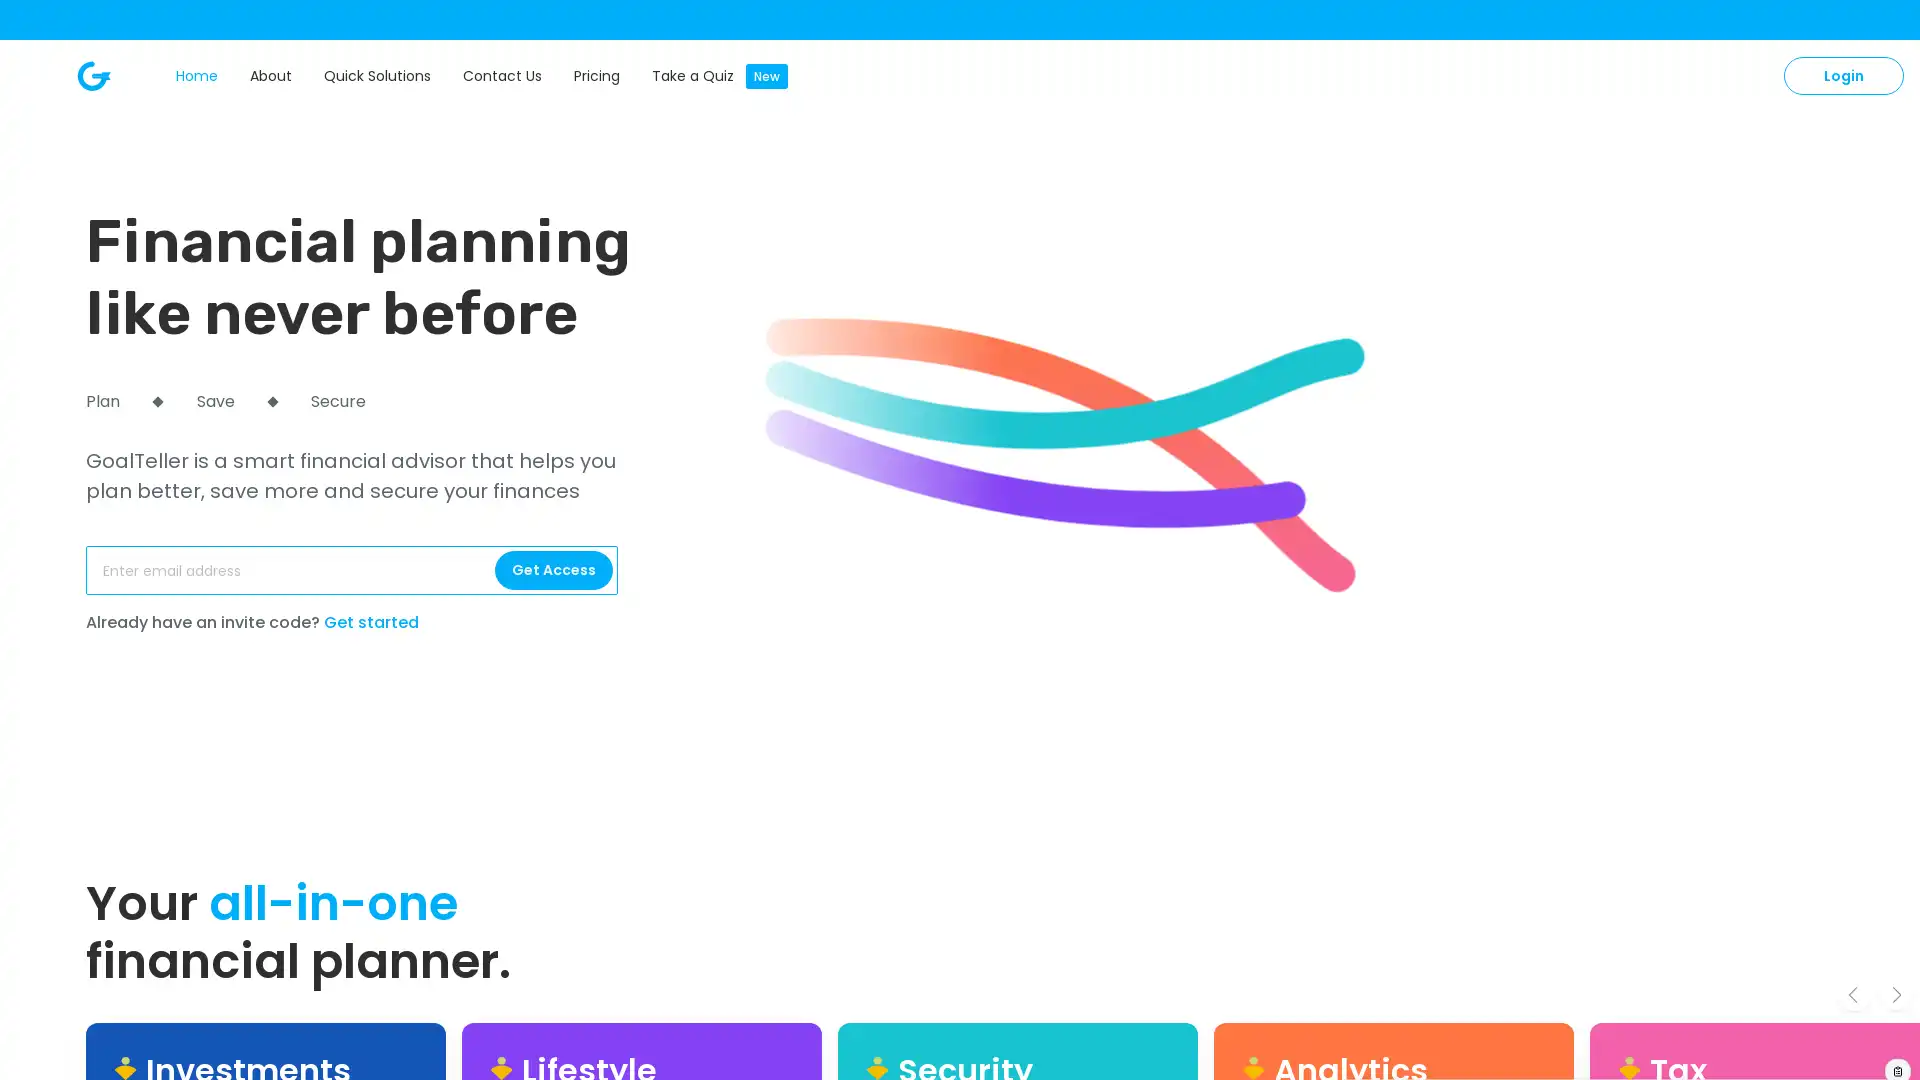 The height and width of the screenshot is (1080, 1920). I want to click on Get Access, so click(553, 570).